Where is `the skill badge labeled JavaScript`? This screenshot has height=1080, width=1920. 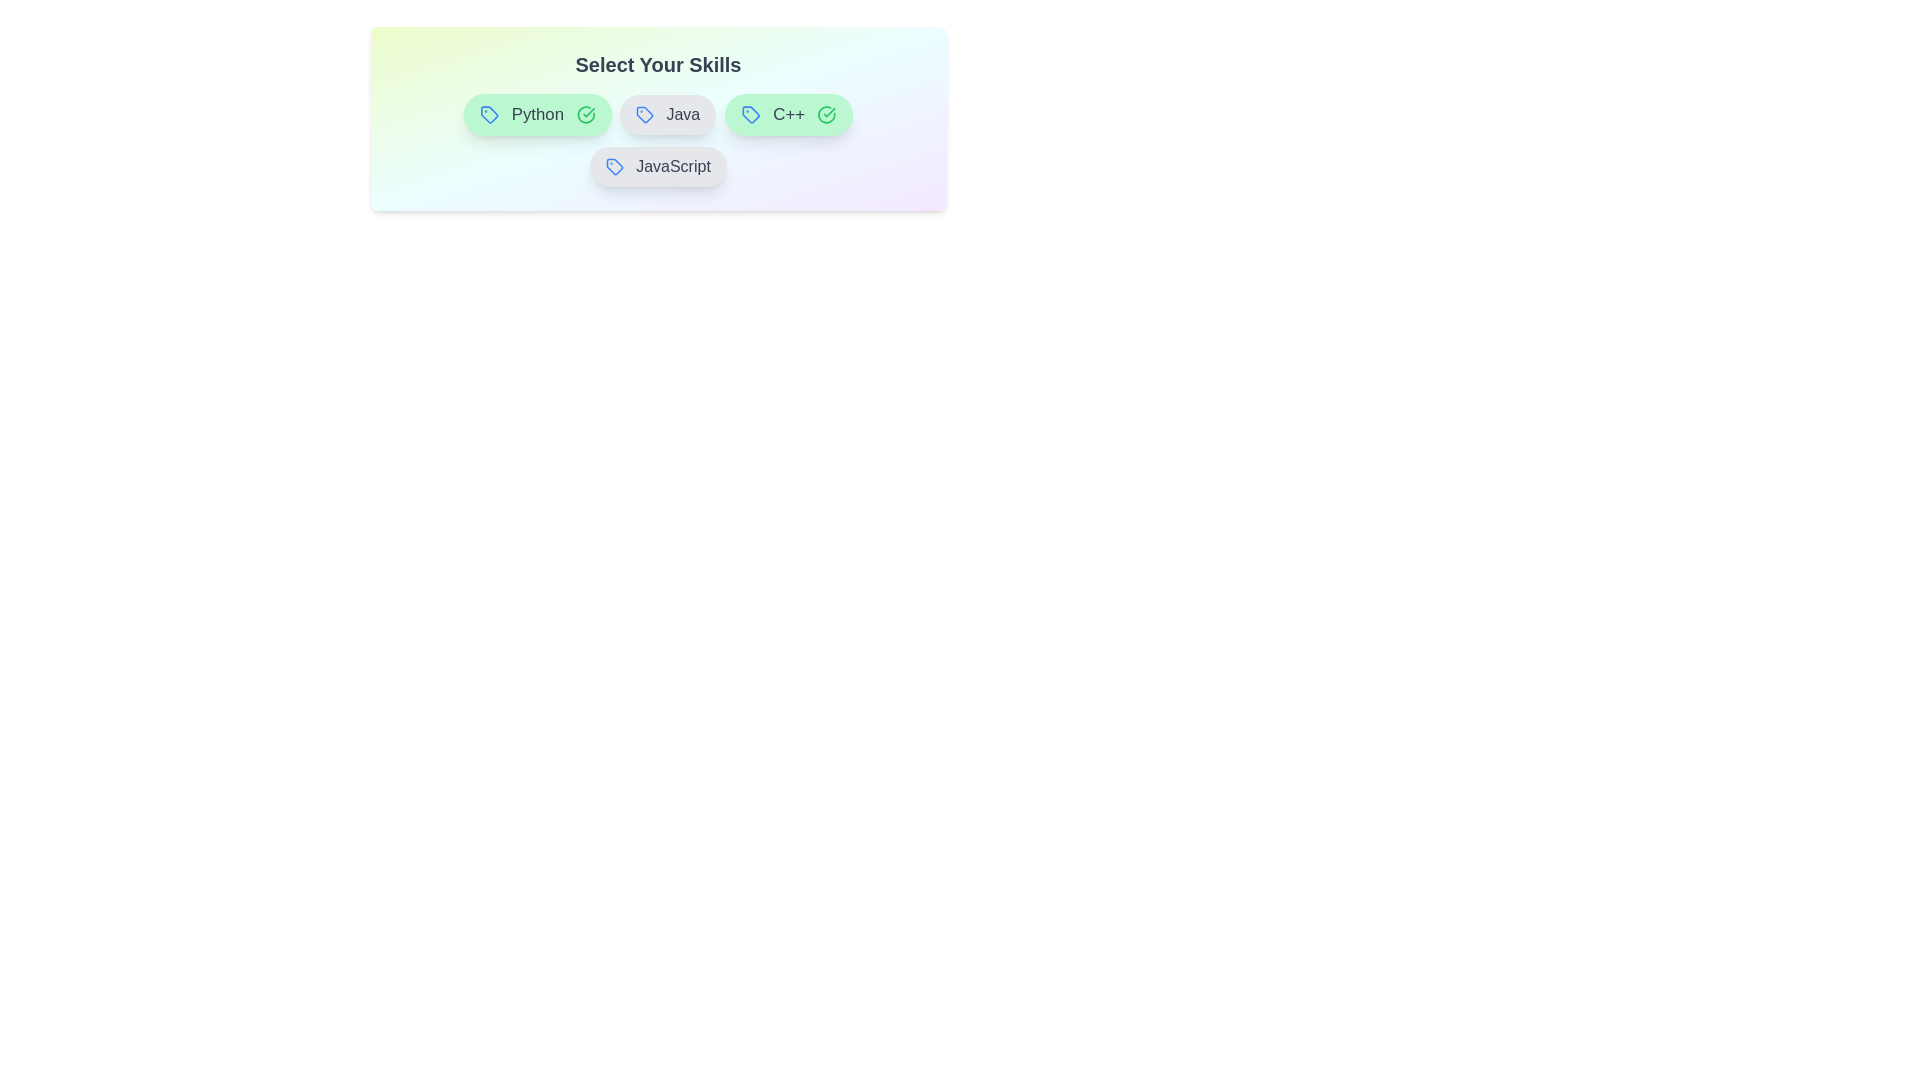 the skill badge labeled JavaScript is located at coordinates (657, 165).